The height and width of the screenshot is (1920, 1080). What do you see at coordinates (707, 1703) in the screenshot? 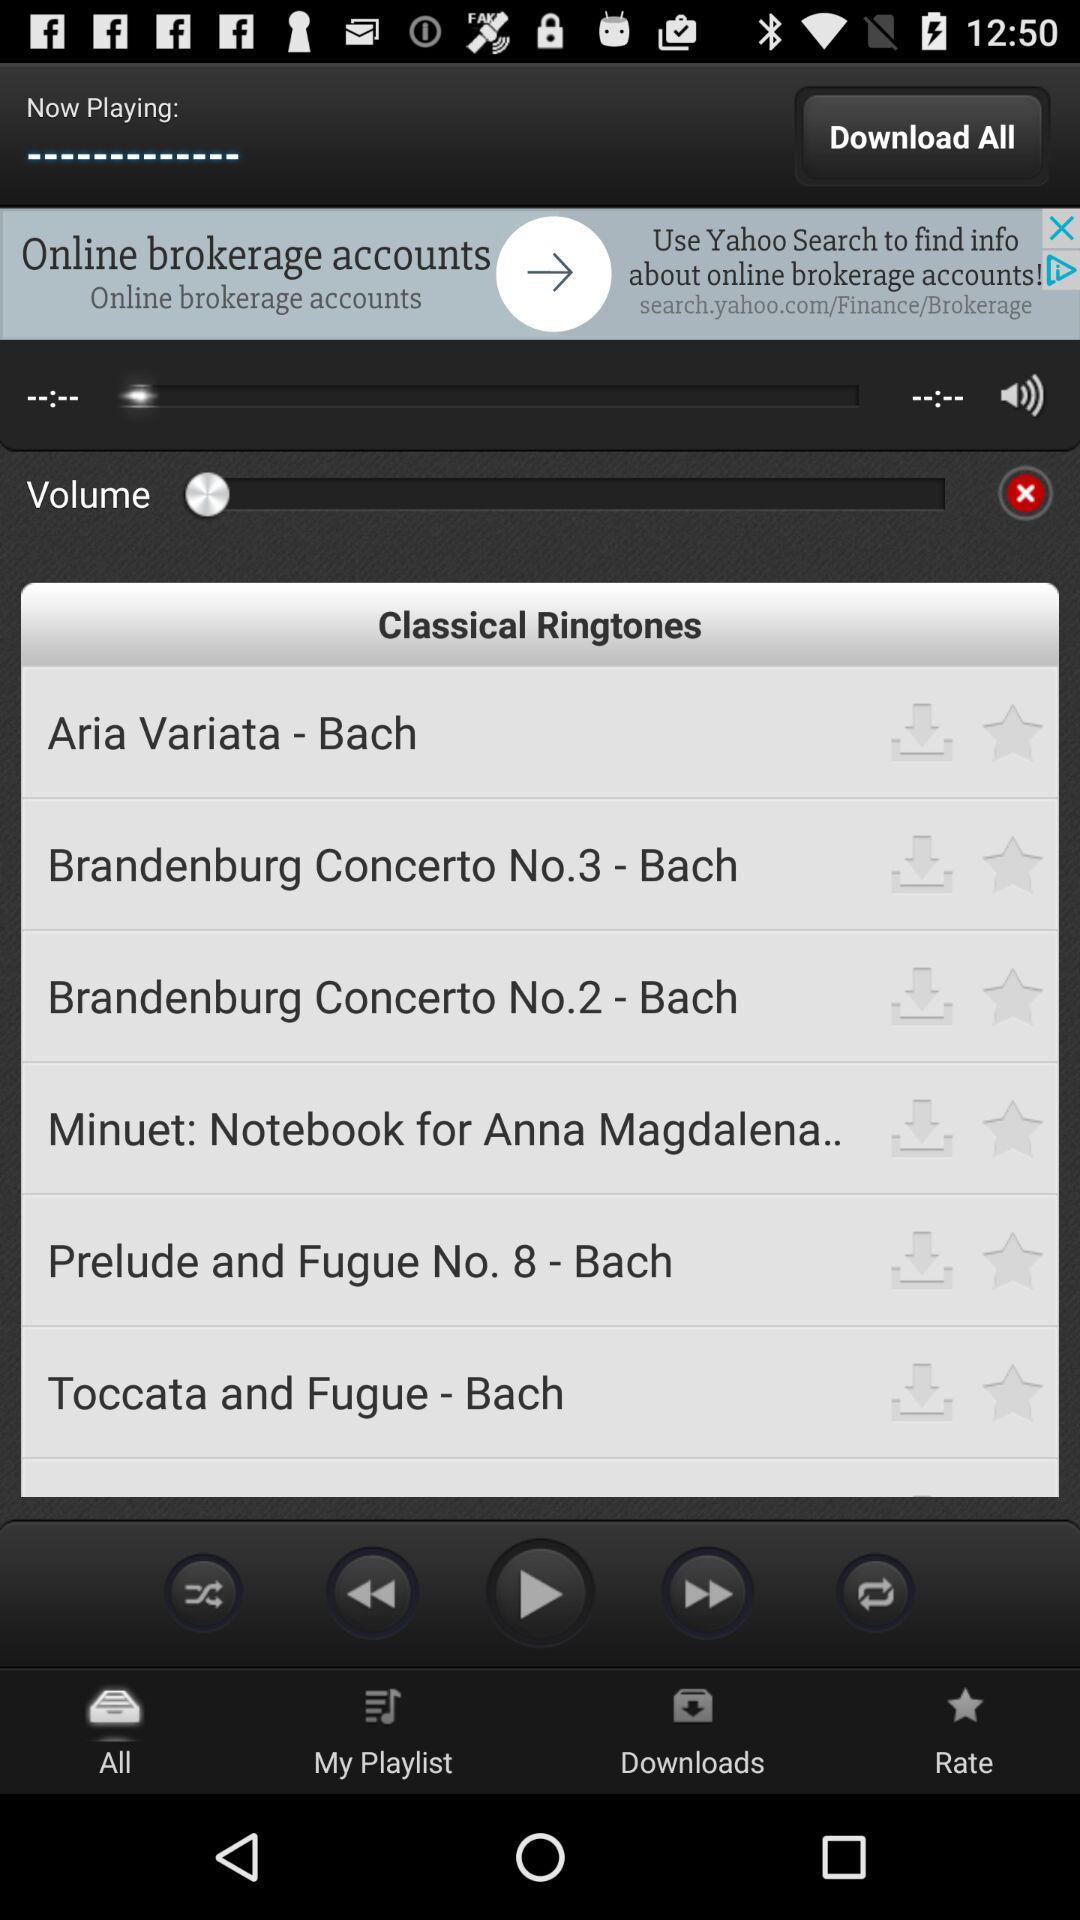
I see `the av_forward icon` at bounding box center [707, 1703].